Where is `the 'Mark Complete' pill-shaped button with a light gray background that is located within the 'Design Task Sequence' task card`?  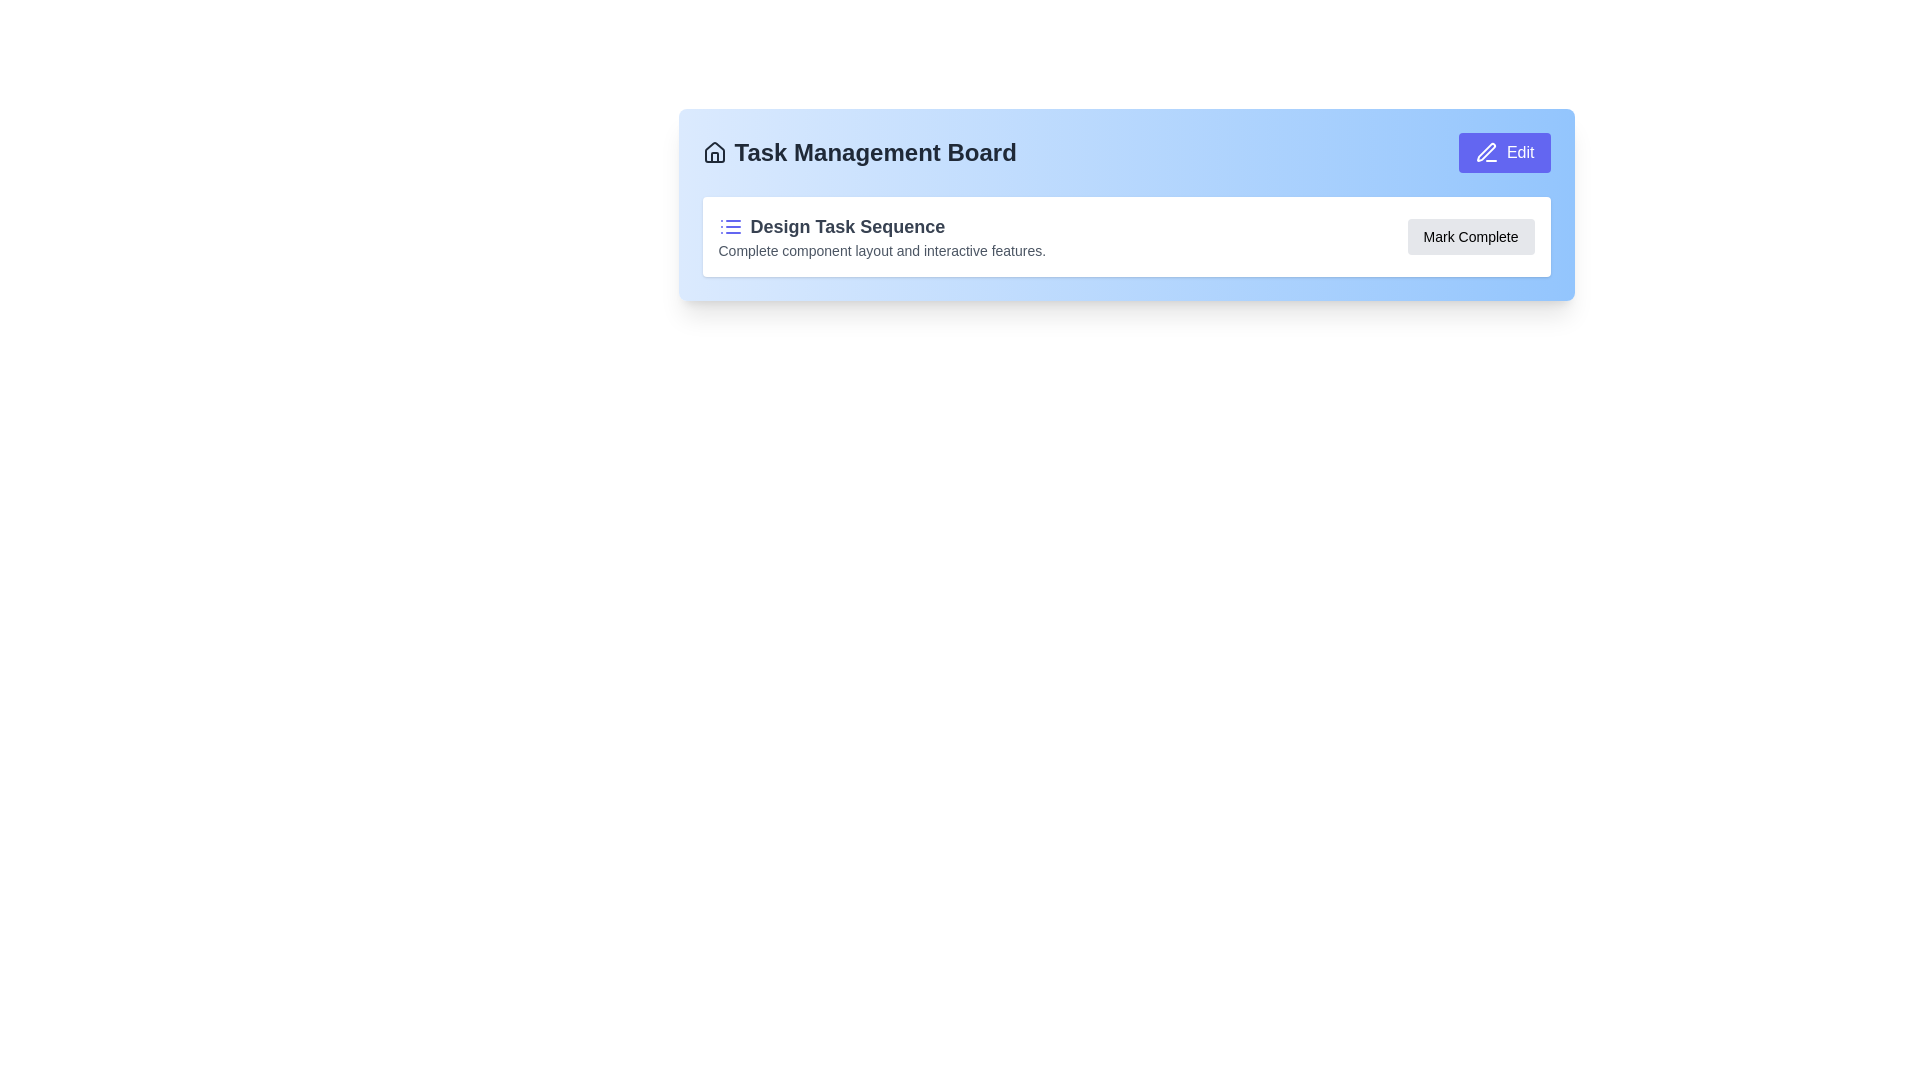 the 'Mark Complete' pill-shaped button with a light gray background that is located within the 'Design Task Sequence' task card is located at coordinates (1471, 235).